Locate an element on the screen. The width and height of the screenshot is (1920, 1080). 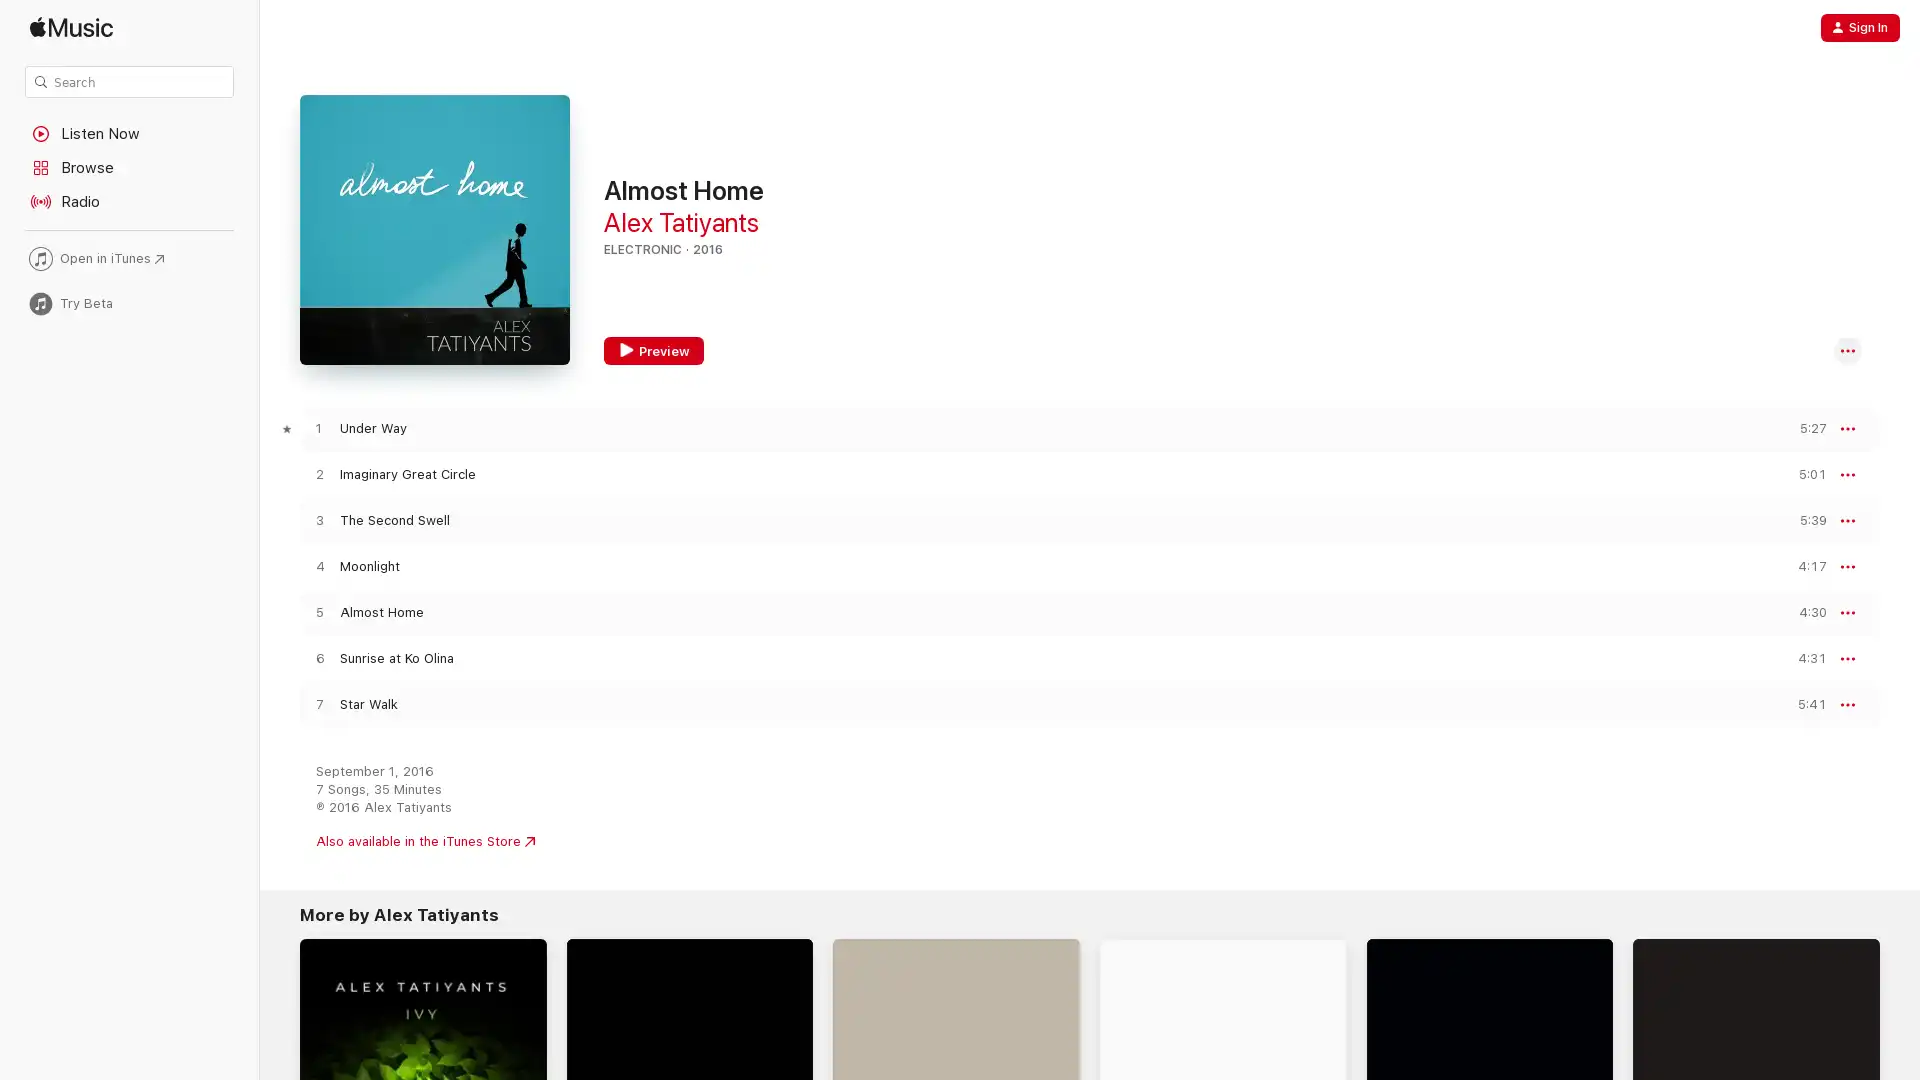
Play is located at coordinates (318, 658).